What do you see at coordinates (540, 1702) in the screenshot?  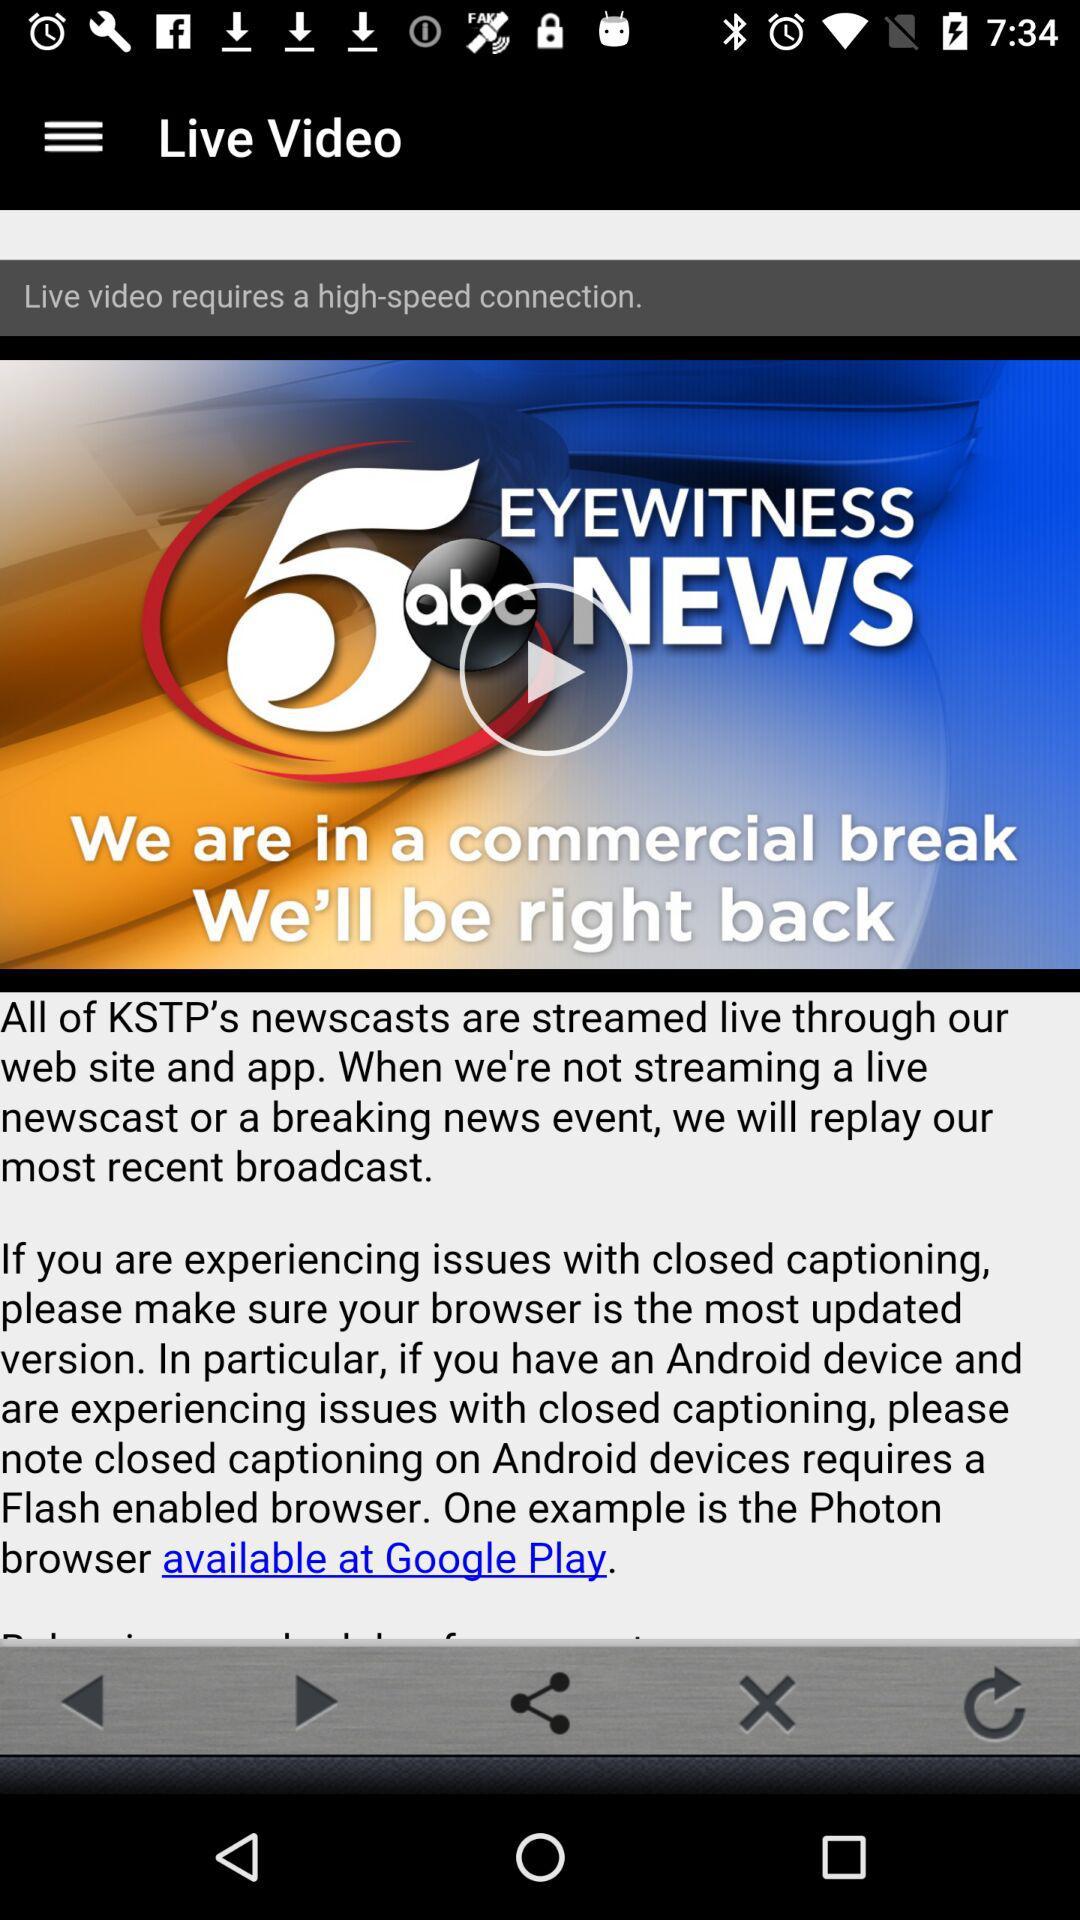 I see `the share icon` at bounding box center [540, 1702].